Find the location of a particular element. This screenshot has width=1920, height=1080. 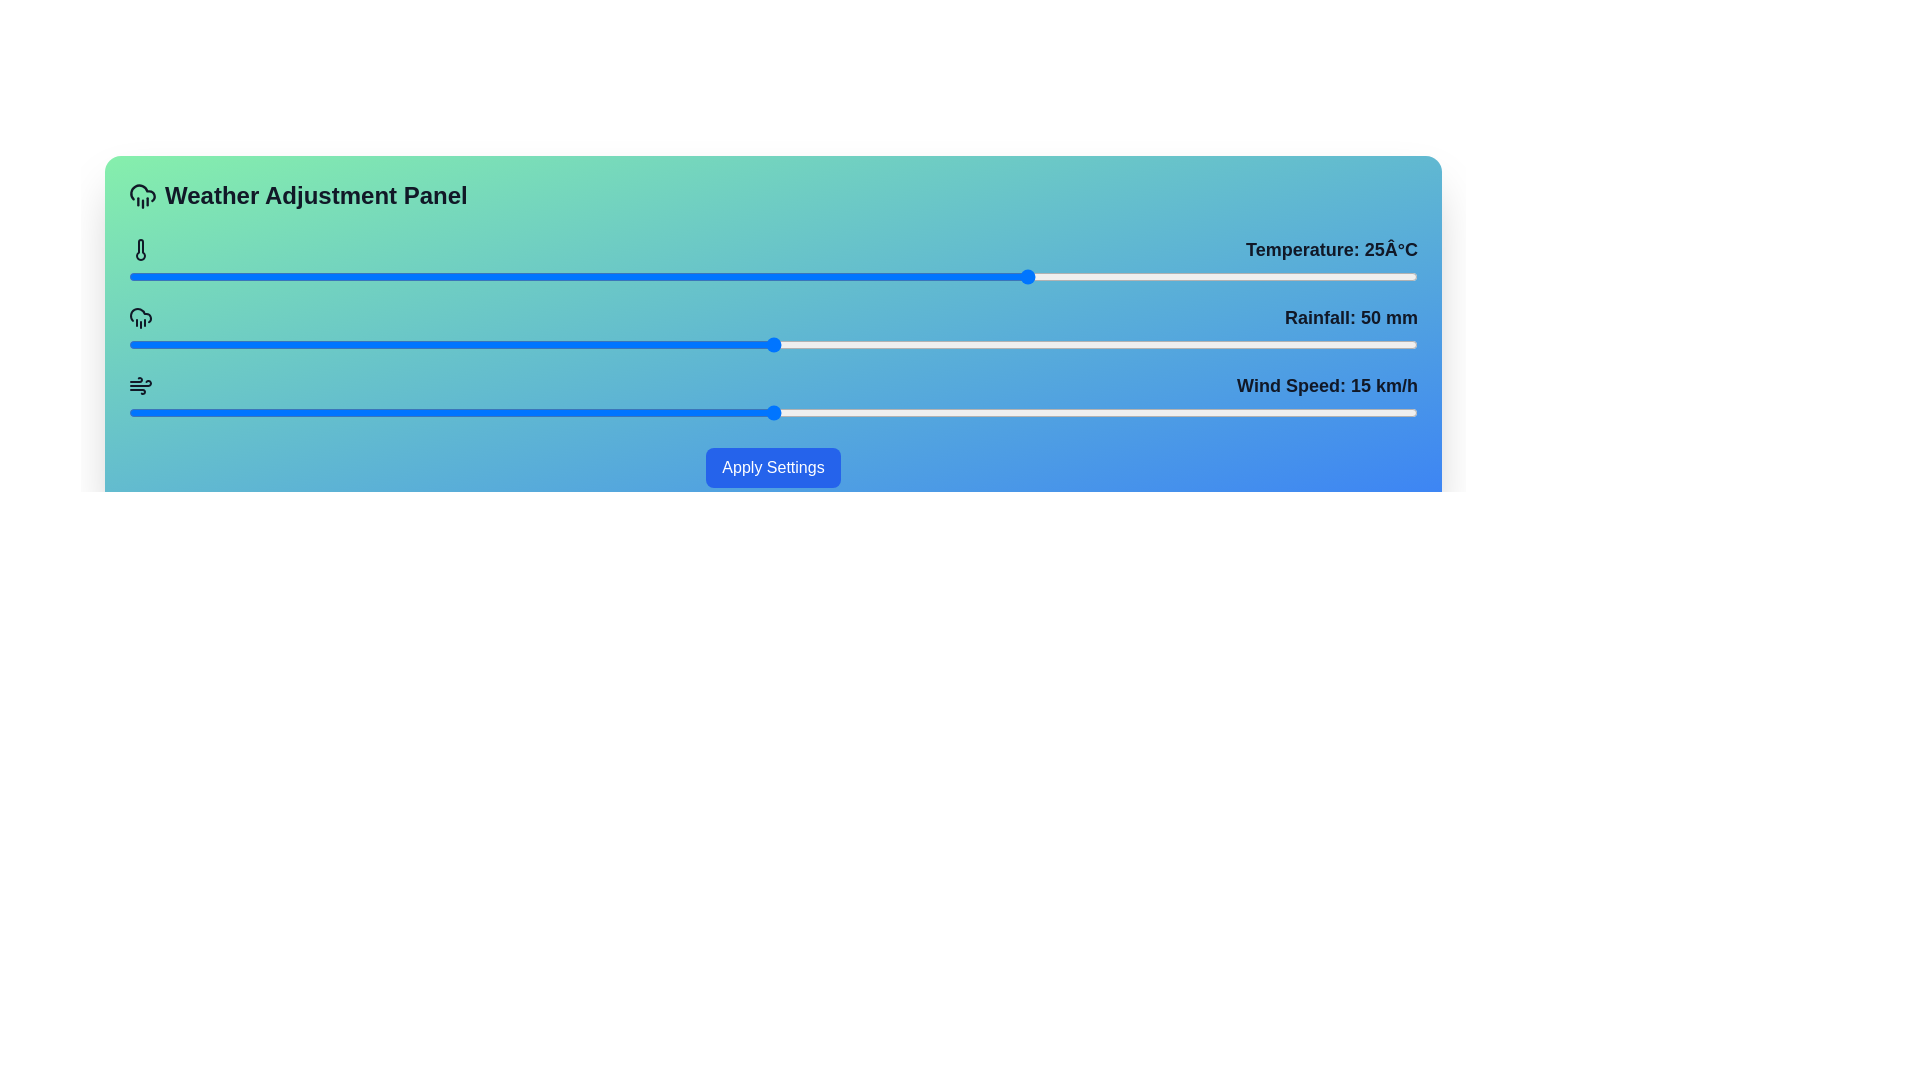

the slider knob of the 'Rainfall: 50 mm' range slider is located at coordinates (772, 329).